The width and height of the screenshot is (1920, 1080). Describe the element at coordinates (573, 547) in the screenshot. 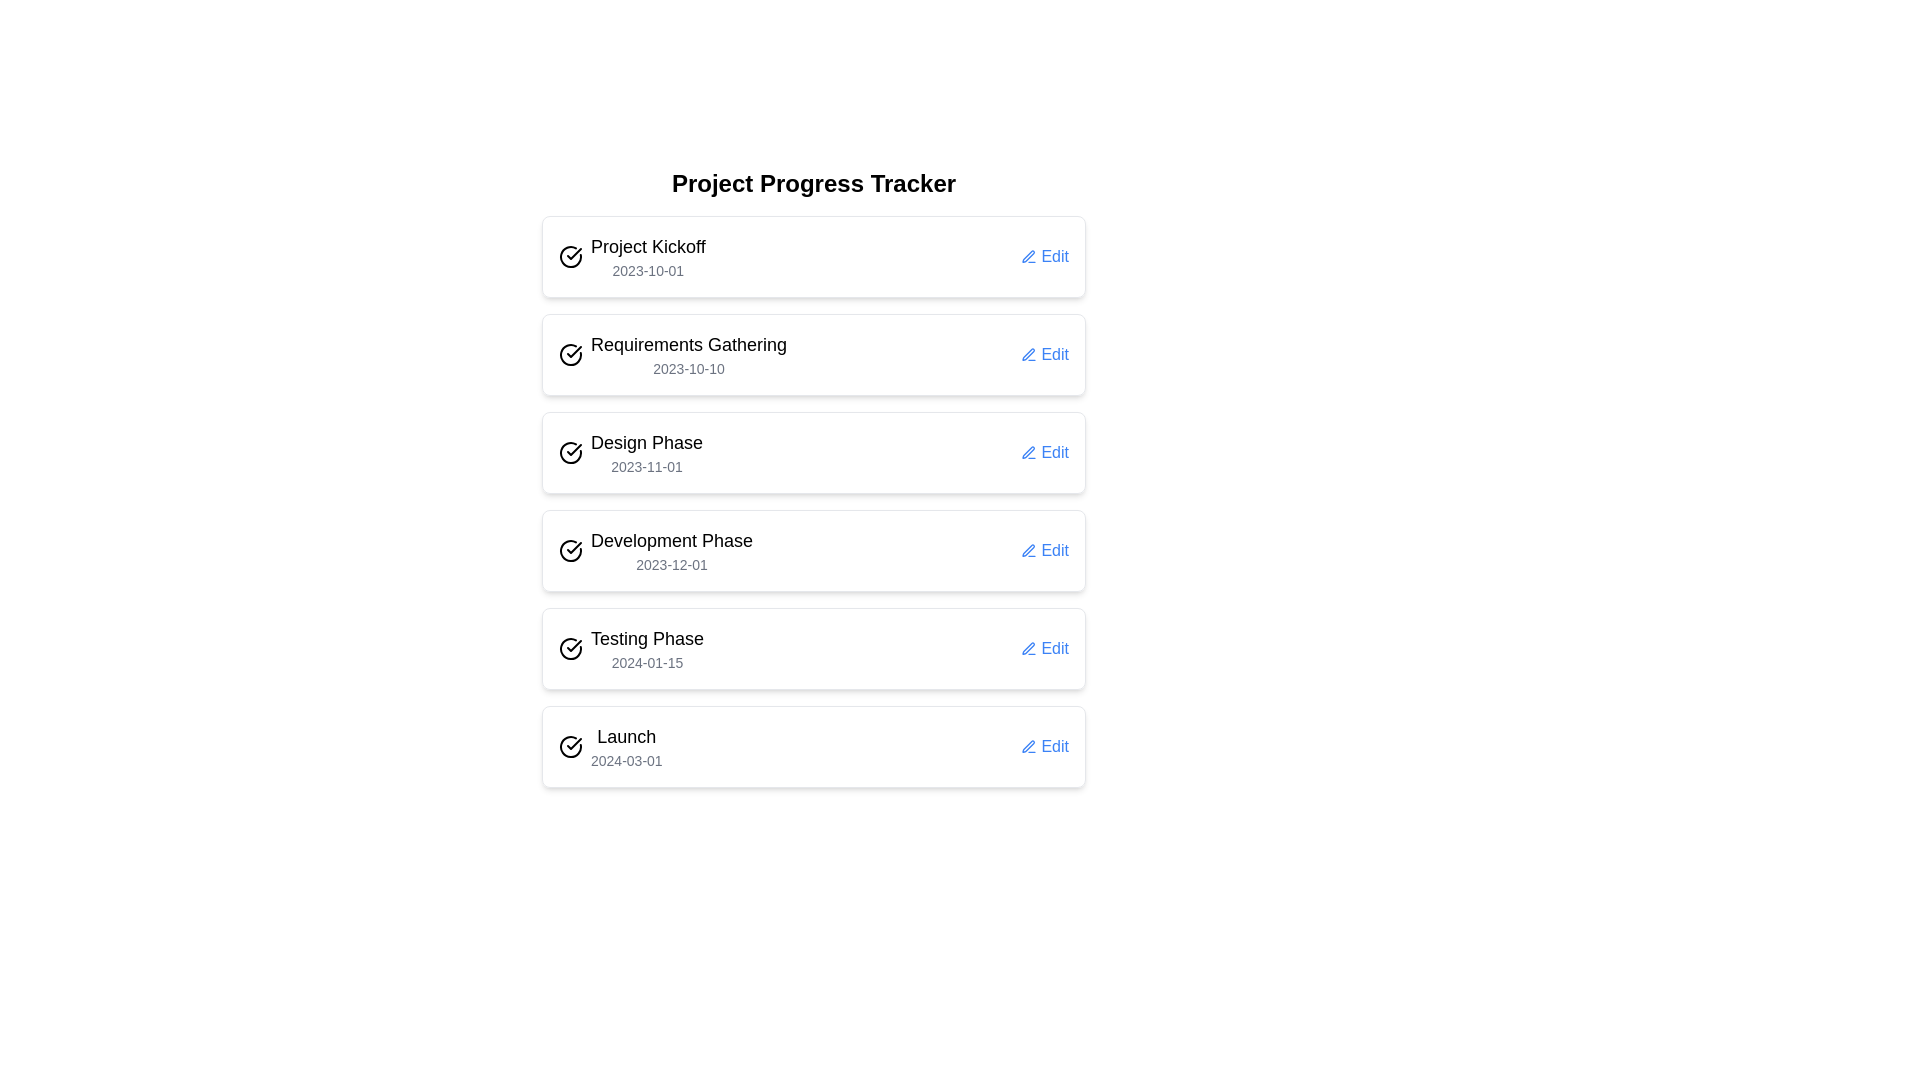

I see `the checkmark icon located to the left of the 'Development Phase' text, which indicates that the associated step is completed` at that location.